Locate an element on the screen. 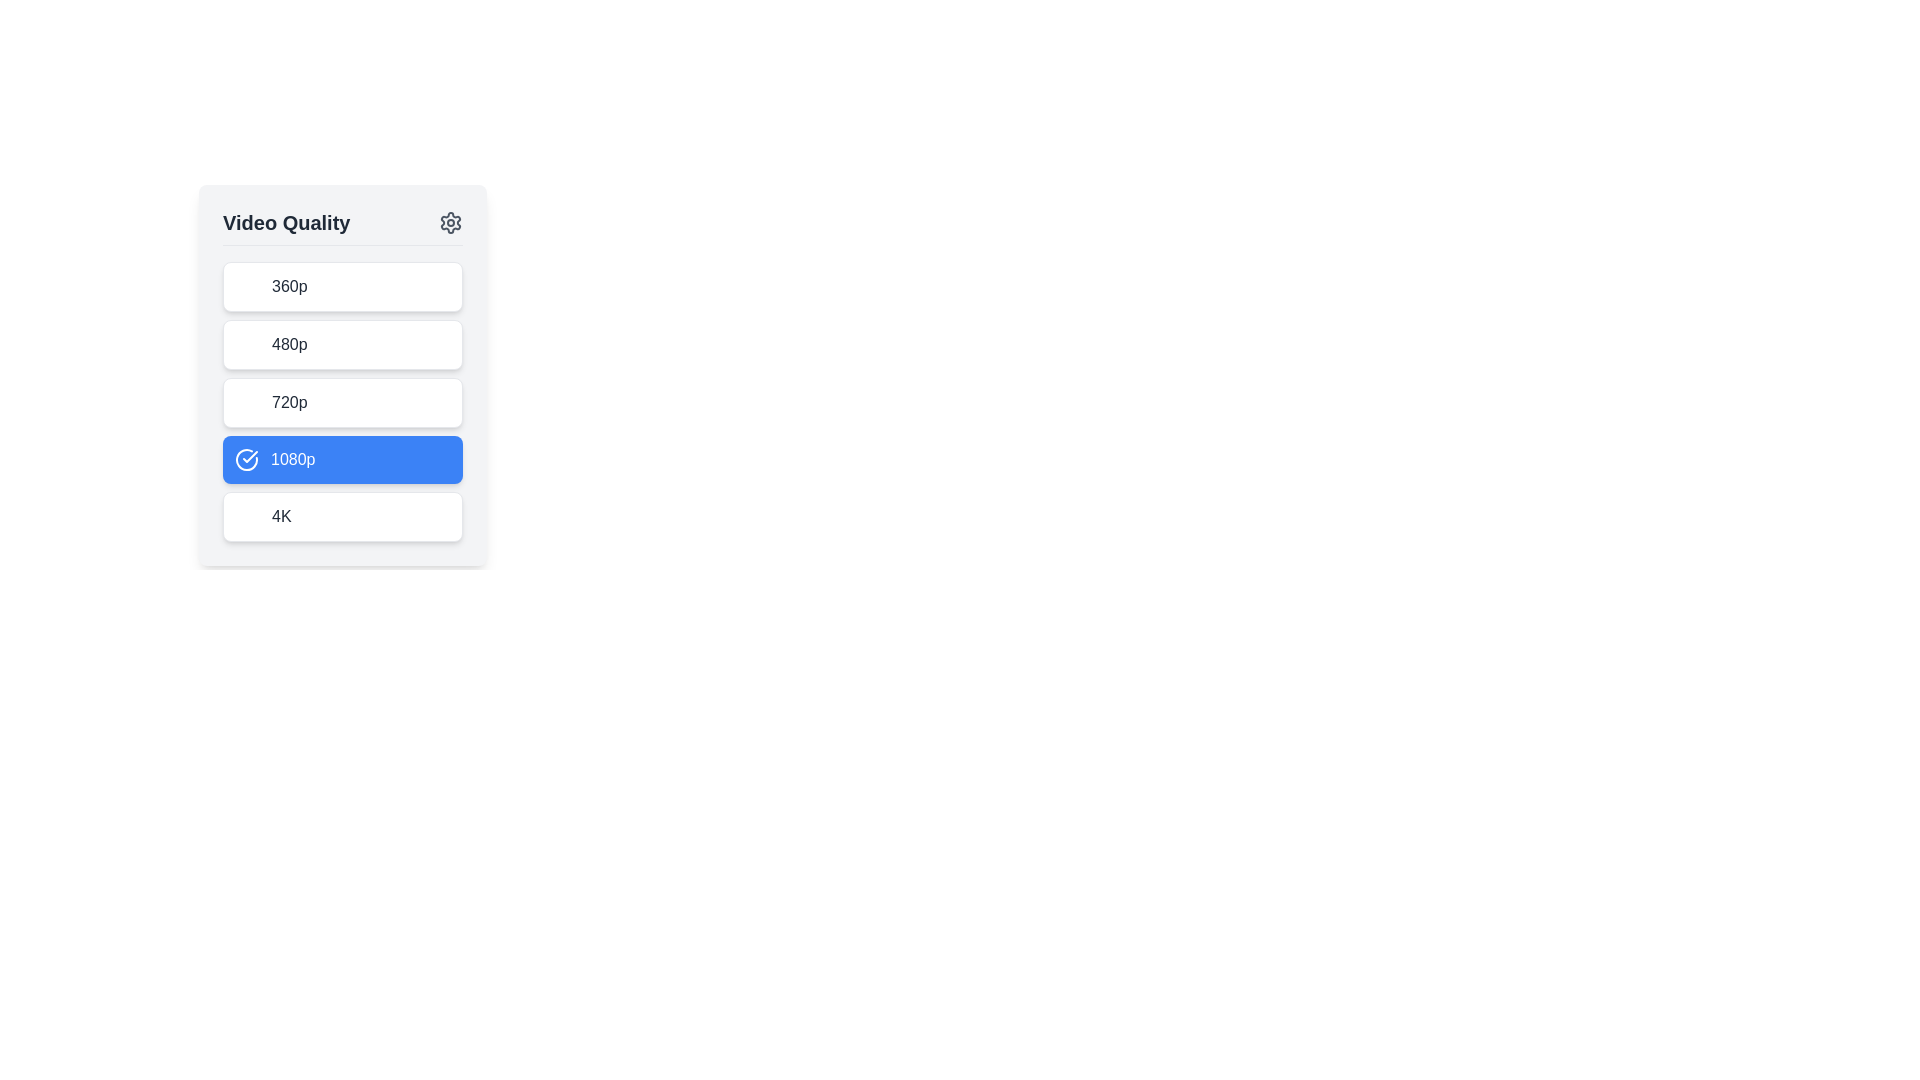 This screenshot has height=1080, width=1920. the '720p' button, which is a rectangular button with rounded corners and a white background is located at coordinates (342, 402).